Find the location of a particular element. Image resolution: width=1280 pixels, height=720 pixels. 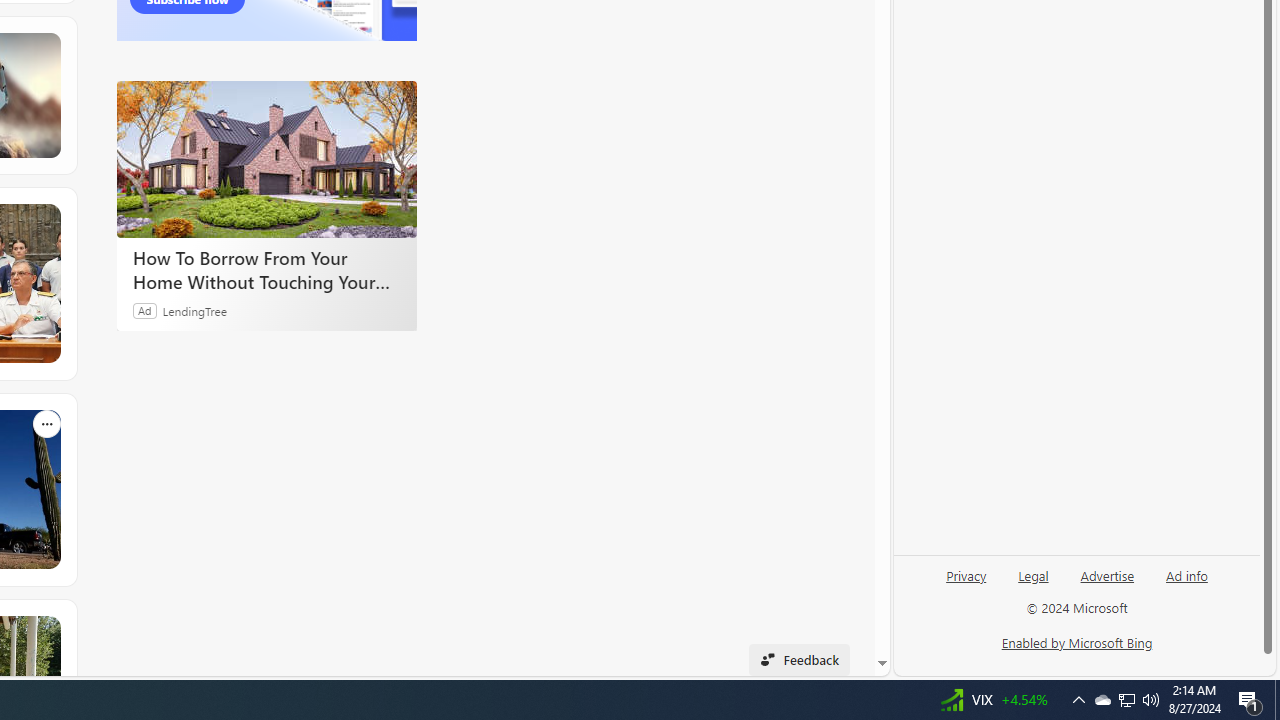

'Ad info' is located at coordinates (1186, 583).